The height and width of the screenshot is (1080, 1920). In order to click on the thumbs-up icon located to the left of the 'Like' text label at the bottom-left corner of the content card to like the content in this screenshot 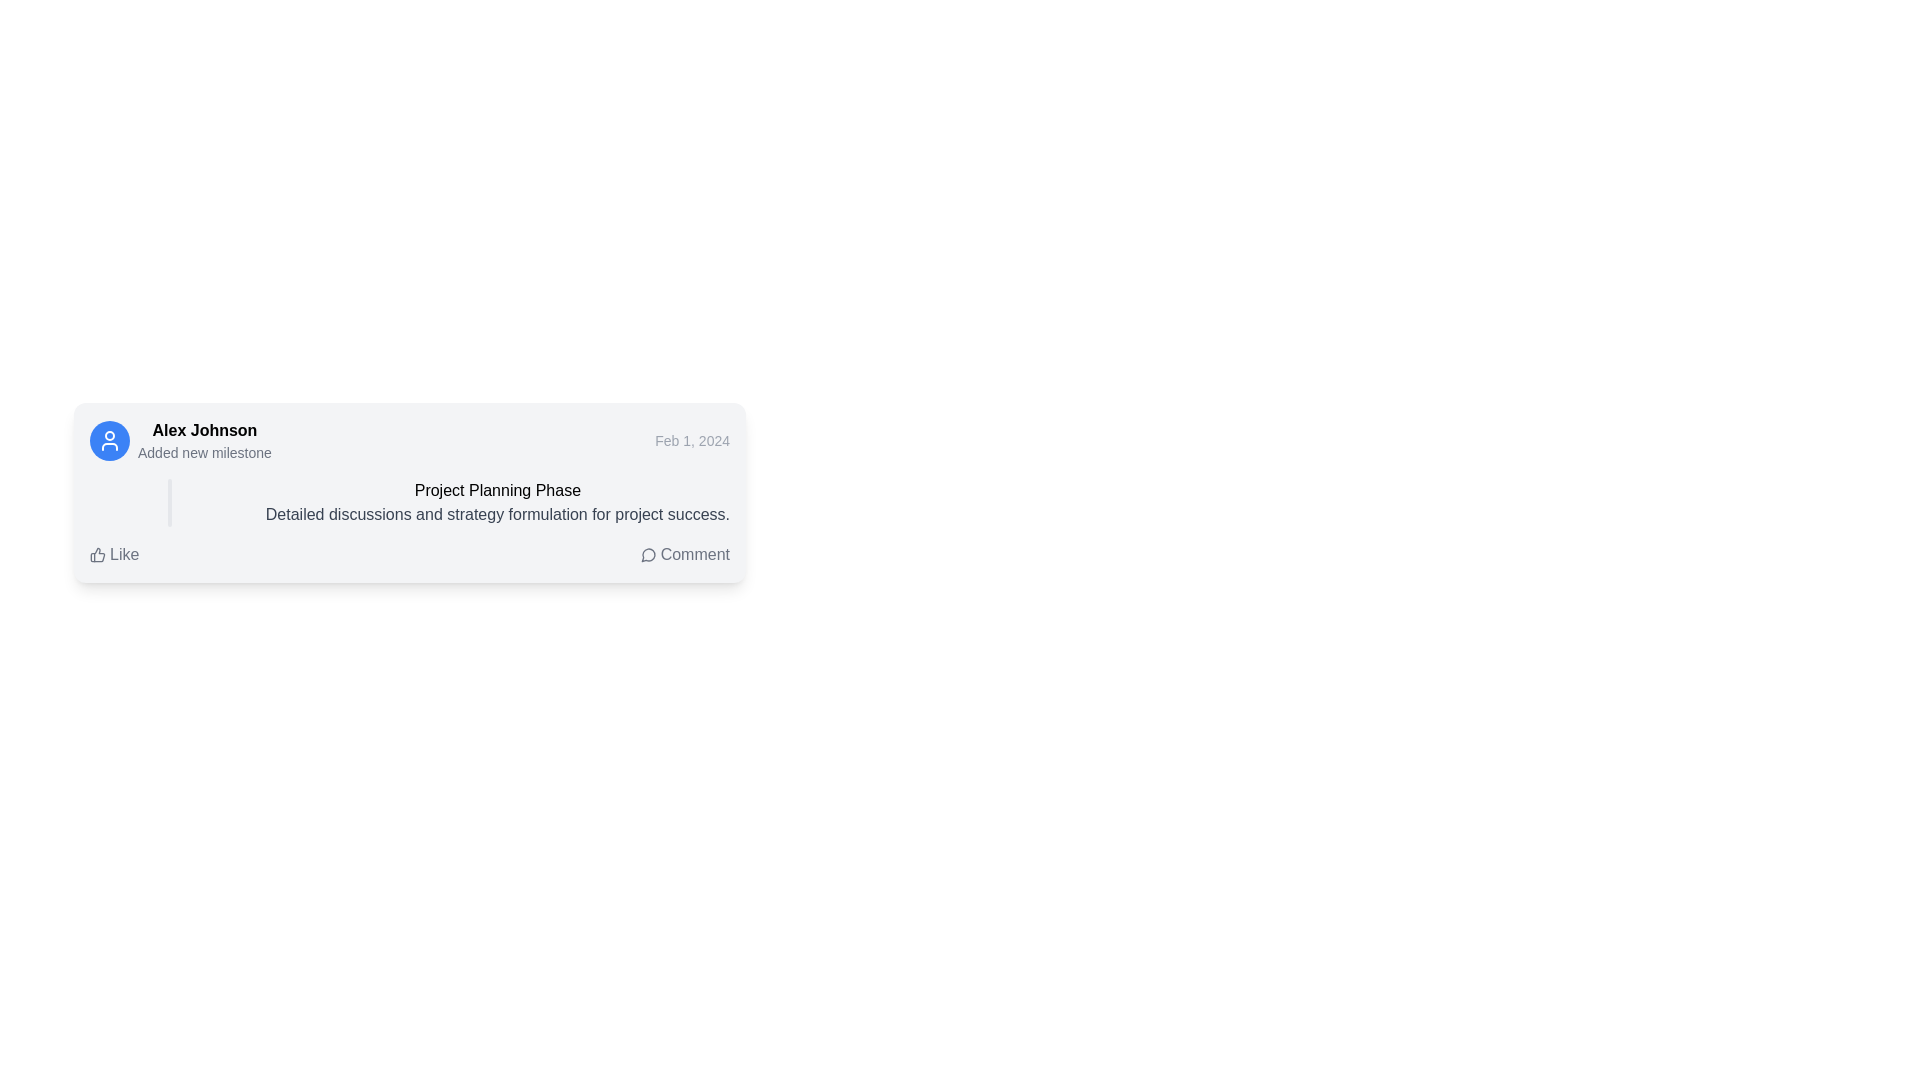, I will do `click(96, 555)`.